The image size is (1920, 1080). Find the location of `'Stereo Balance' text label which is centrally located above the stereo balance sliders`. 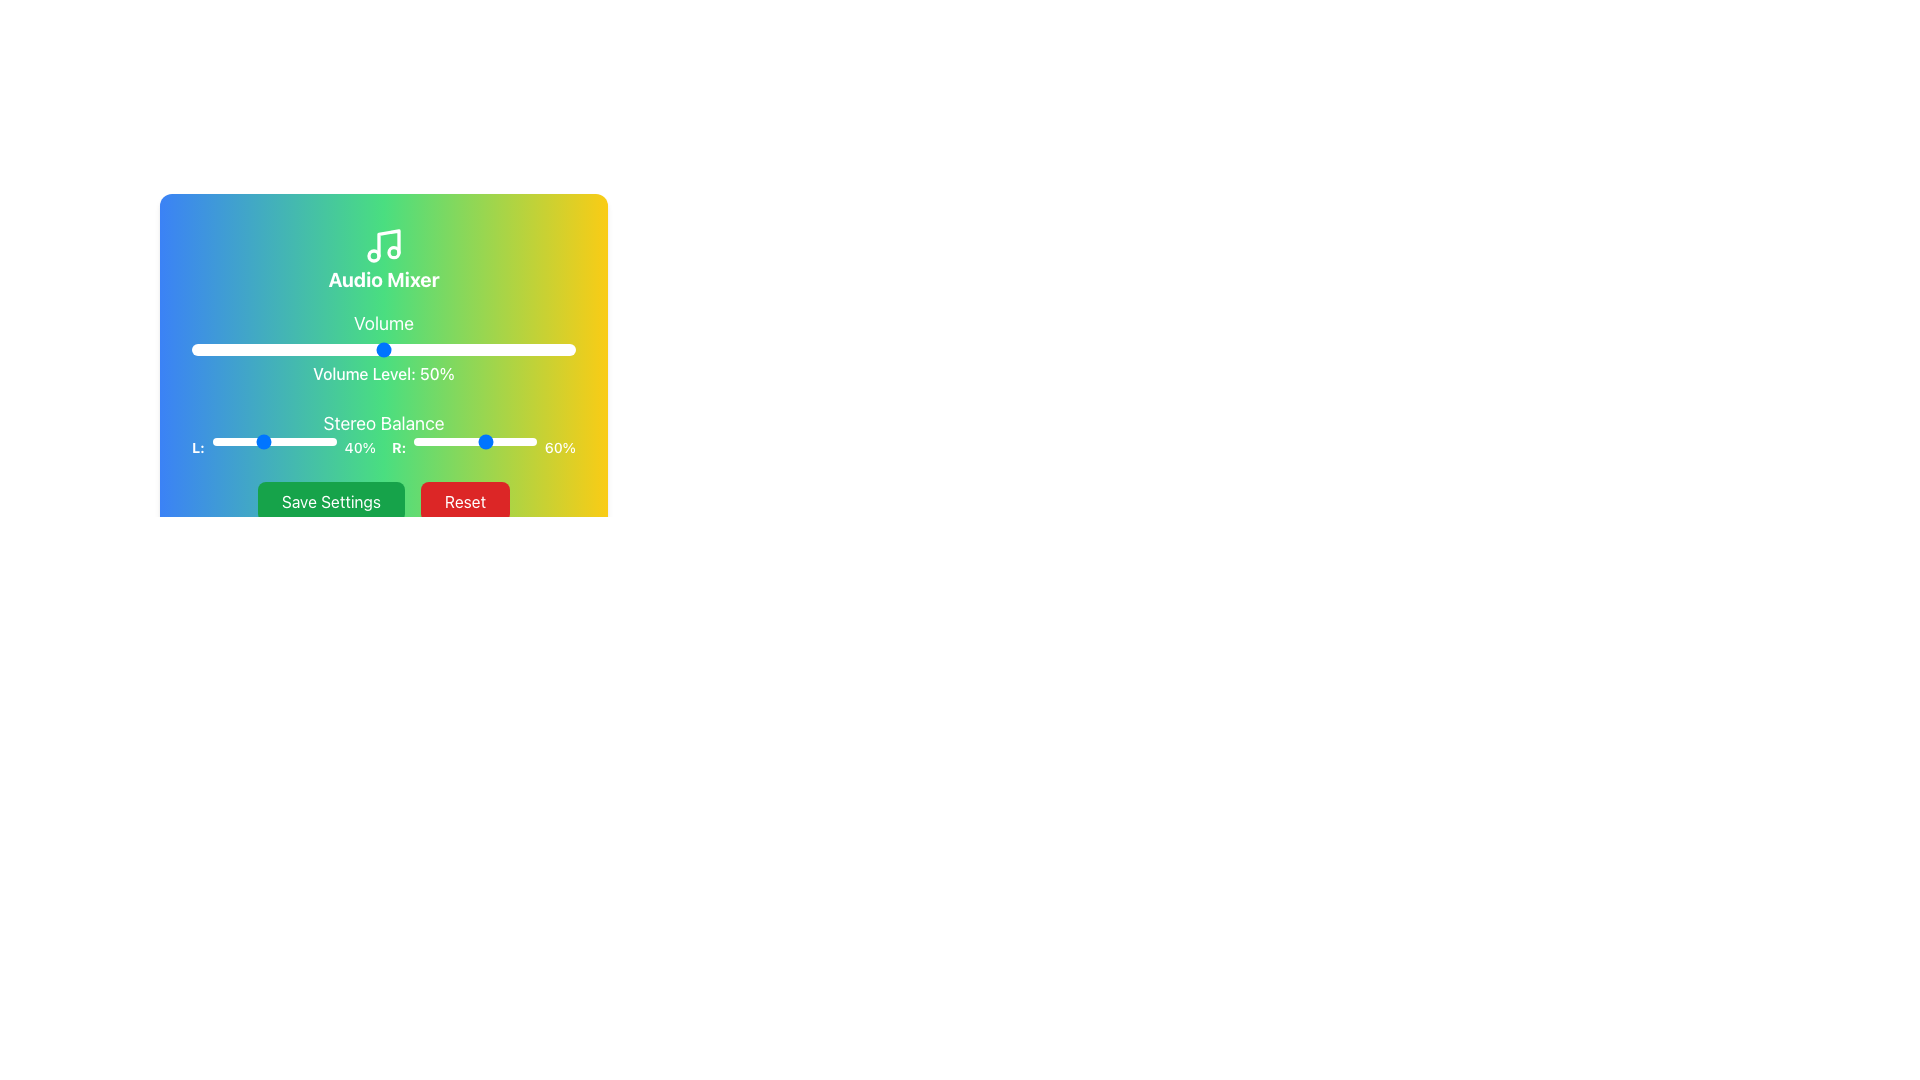

'Stereo Balance' text label which is centrally located above the stereo balance sliders is located at coordinates (384, 423).